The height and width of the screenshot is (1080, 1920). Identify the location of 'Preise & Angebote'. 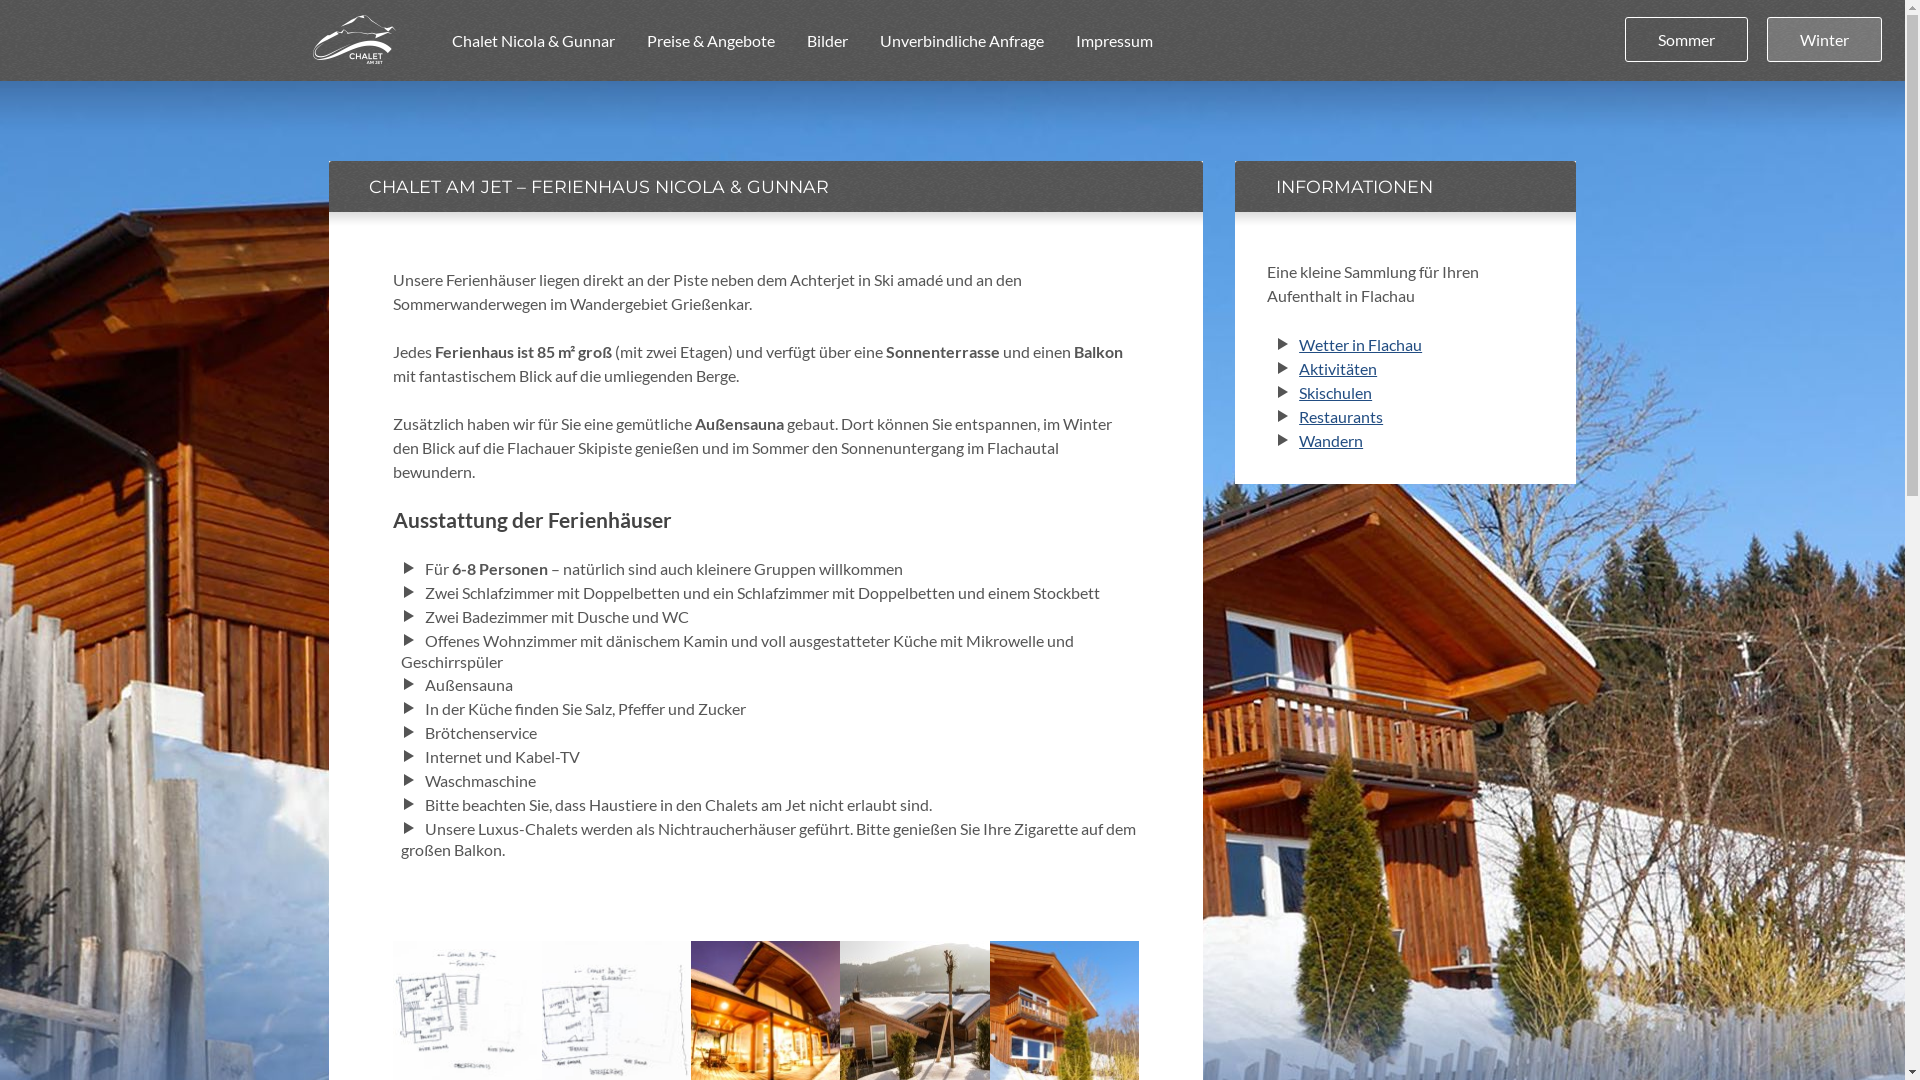
(710, 40).